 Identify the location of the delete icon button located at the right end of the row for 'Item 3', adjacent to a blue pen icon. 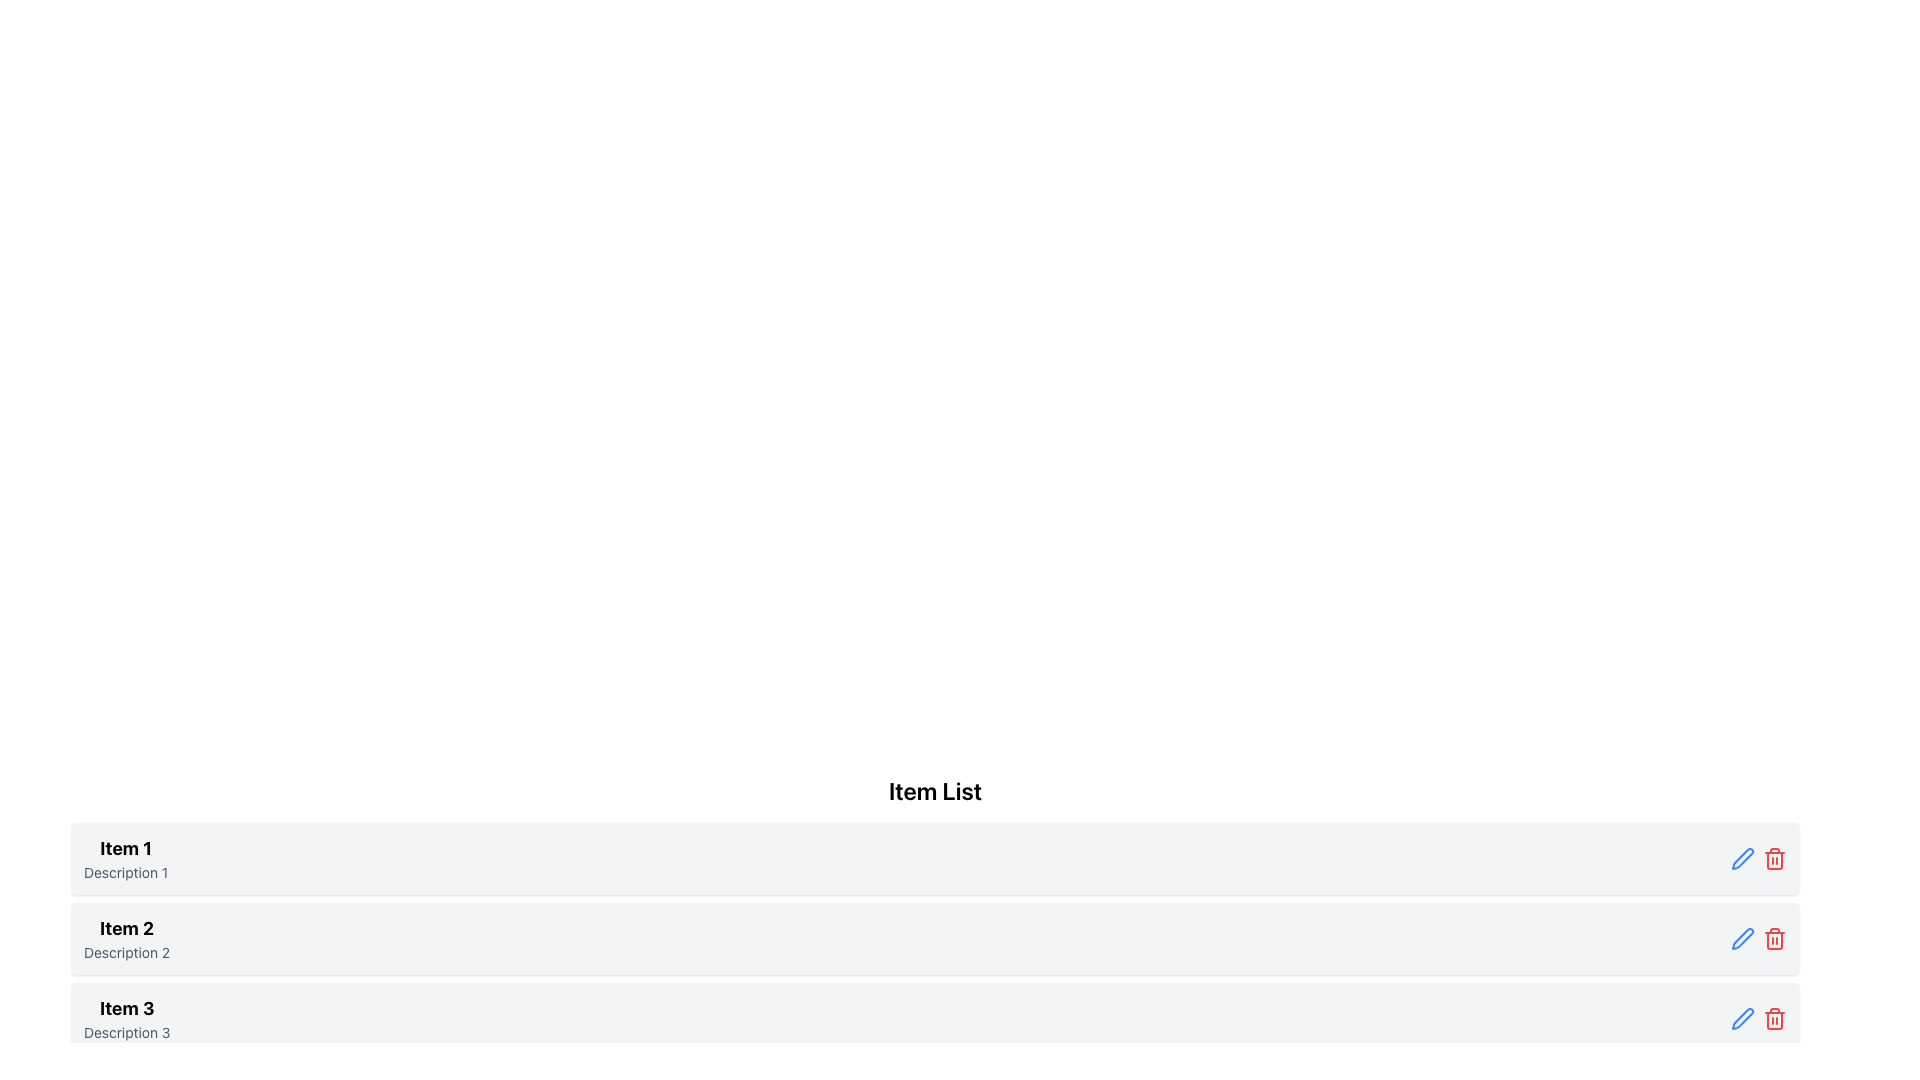
(1775, 1018).